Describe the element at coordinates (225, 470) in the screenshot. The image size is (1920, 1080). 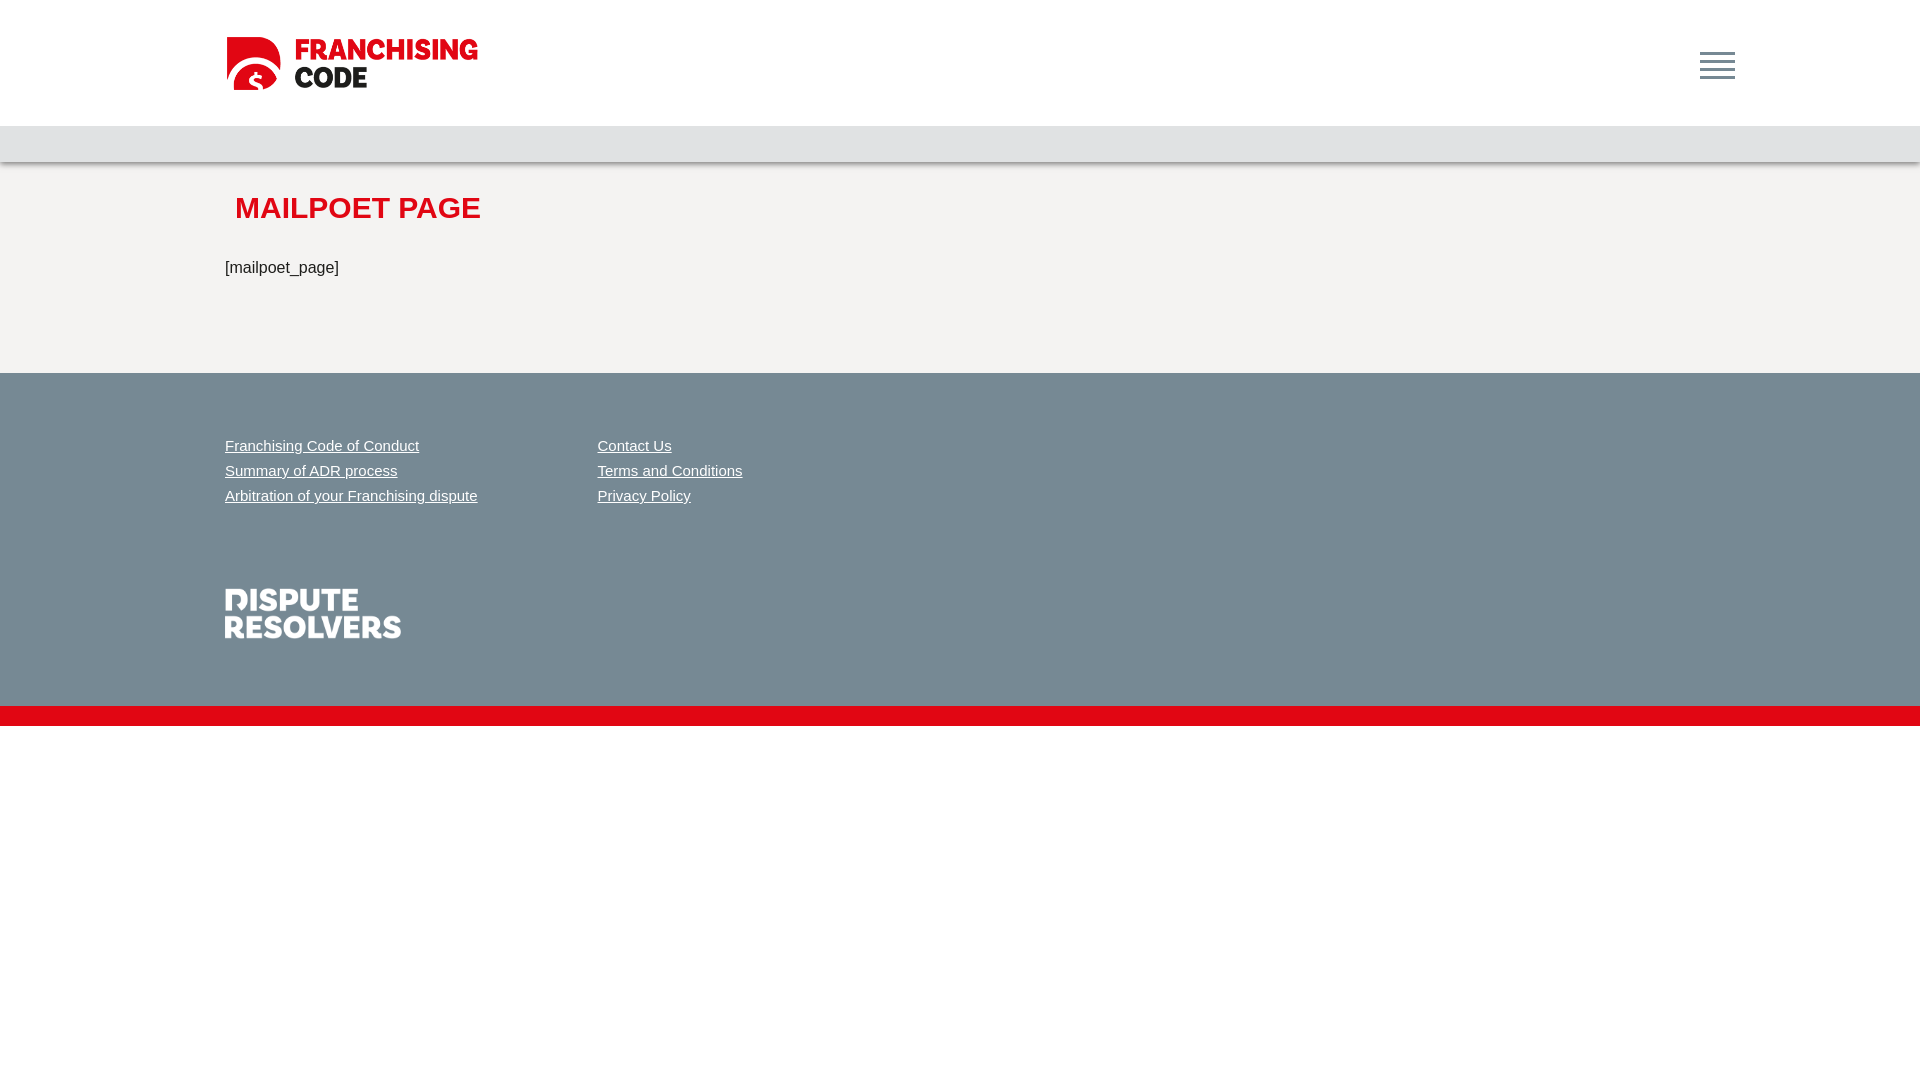
I see `'Summary of ADR process'` at that location.